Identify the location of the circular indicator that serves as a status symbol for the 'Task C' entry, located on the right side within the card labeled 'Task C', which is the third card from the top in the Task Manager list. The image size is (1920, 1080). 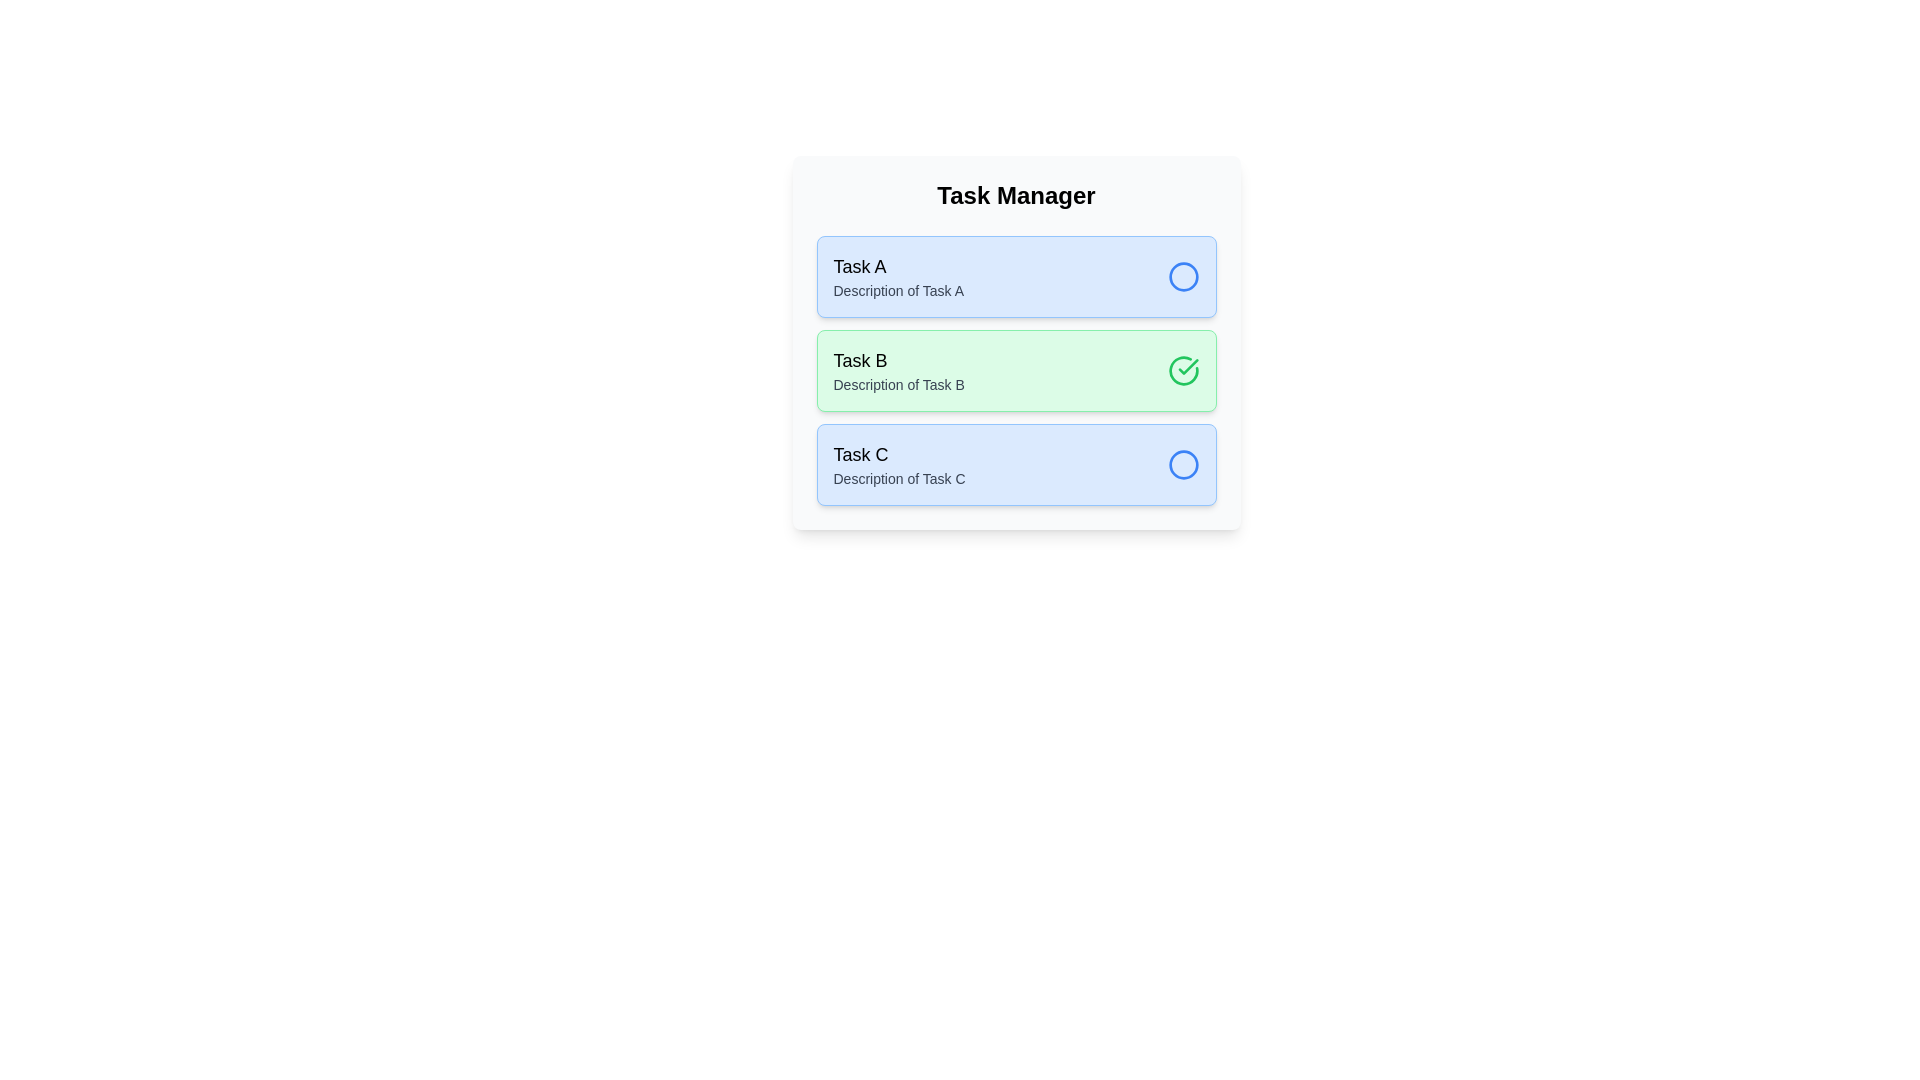
(1183, 465).